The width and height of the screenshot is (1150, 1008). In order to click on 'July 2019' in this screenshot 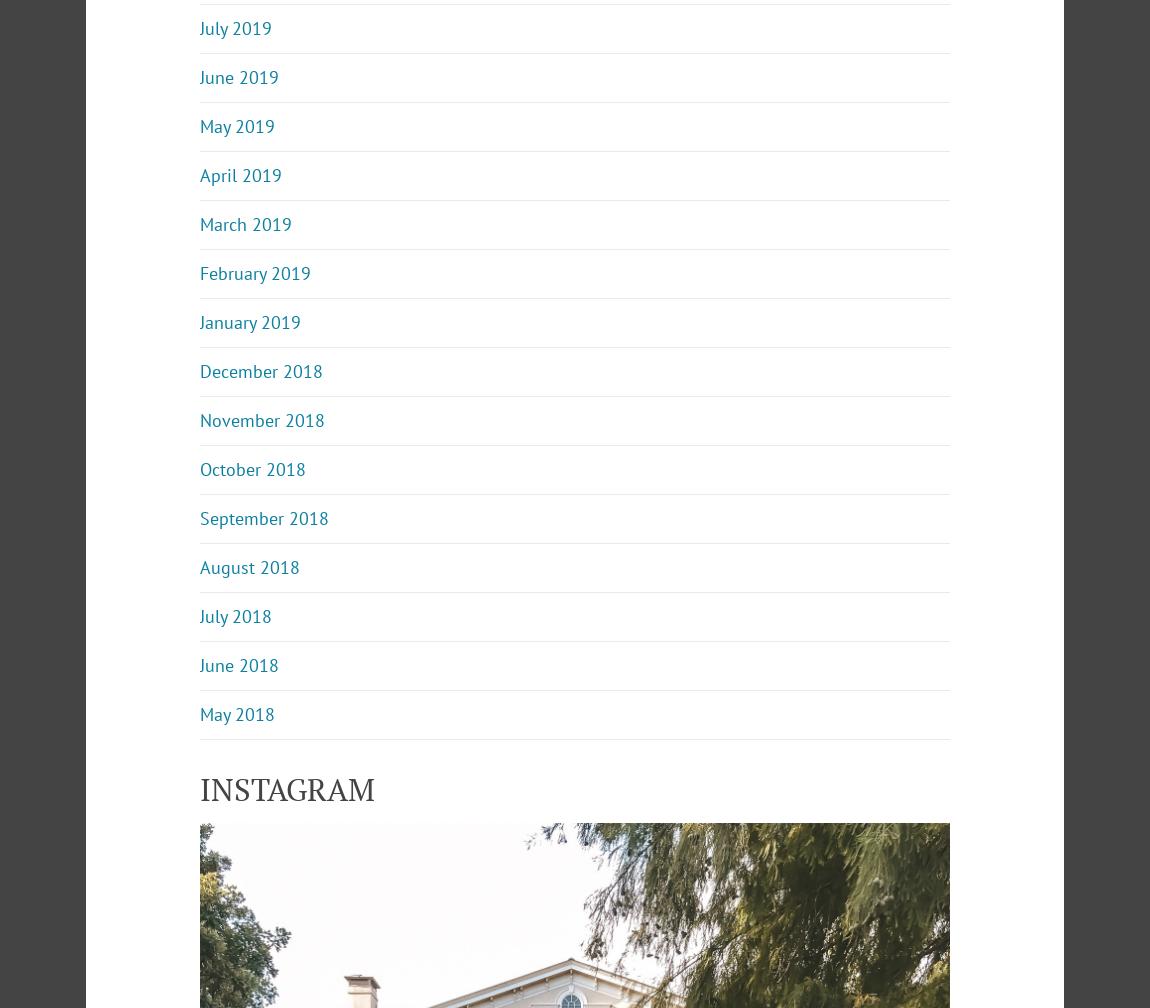, I will do `click(234, 27)`.